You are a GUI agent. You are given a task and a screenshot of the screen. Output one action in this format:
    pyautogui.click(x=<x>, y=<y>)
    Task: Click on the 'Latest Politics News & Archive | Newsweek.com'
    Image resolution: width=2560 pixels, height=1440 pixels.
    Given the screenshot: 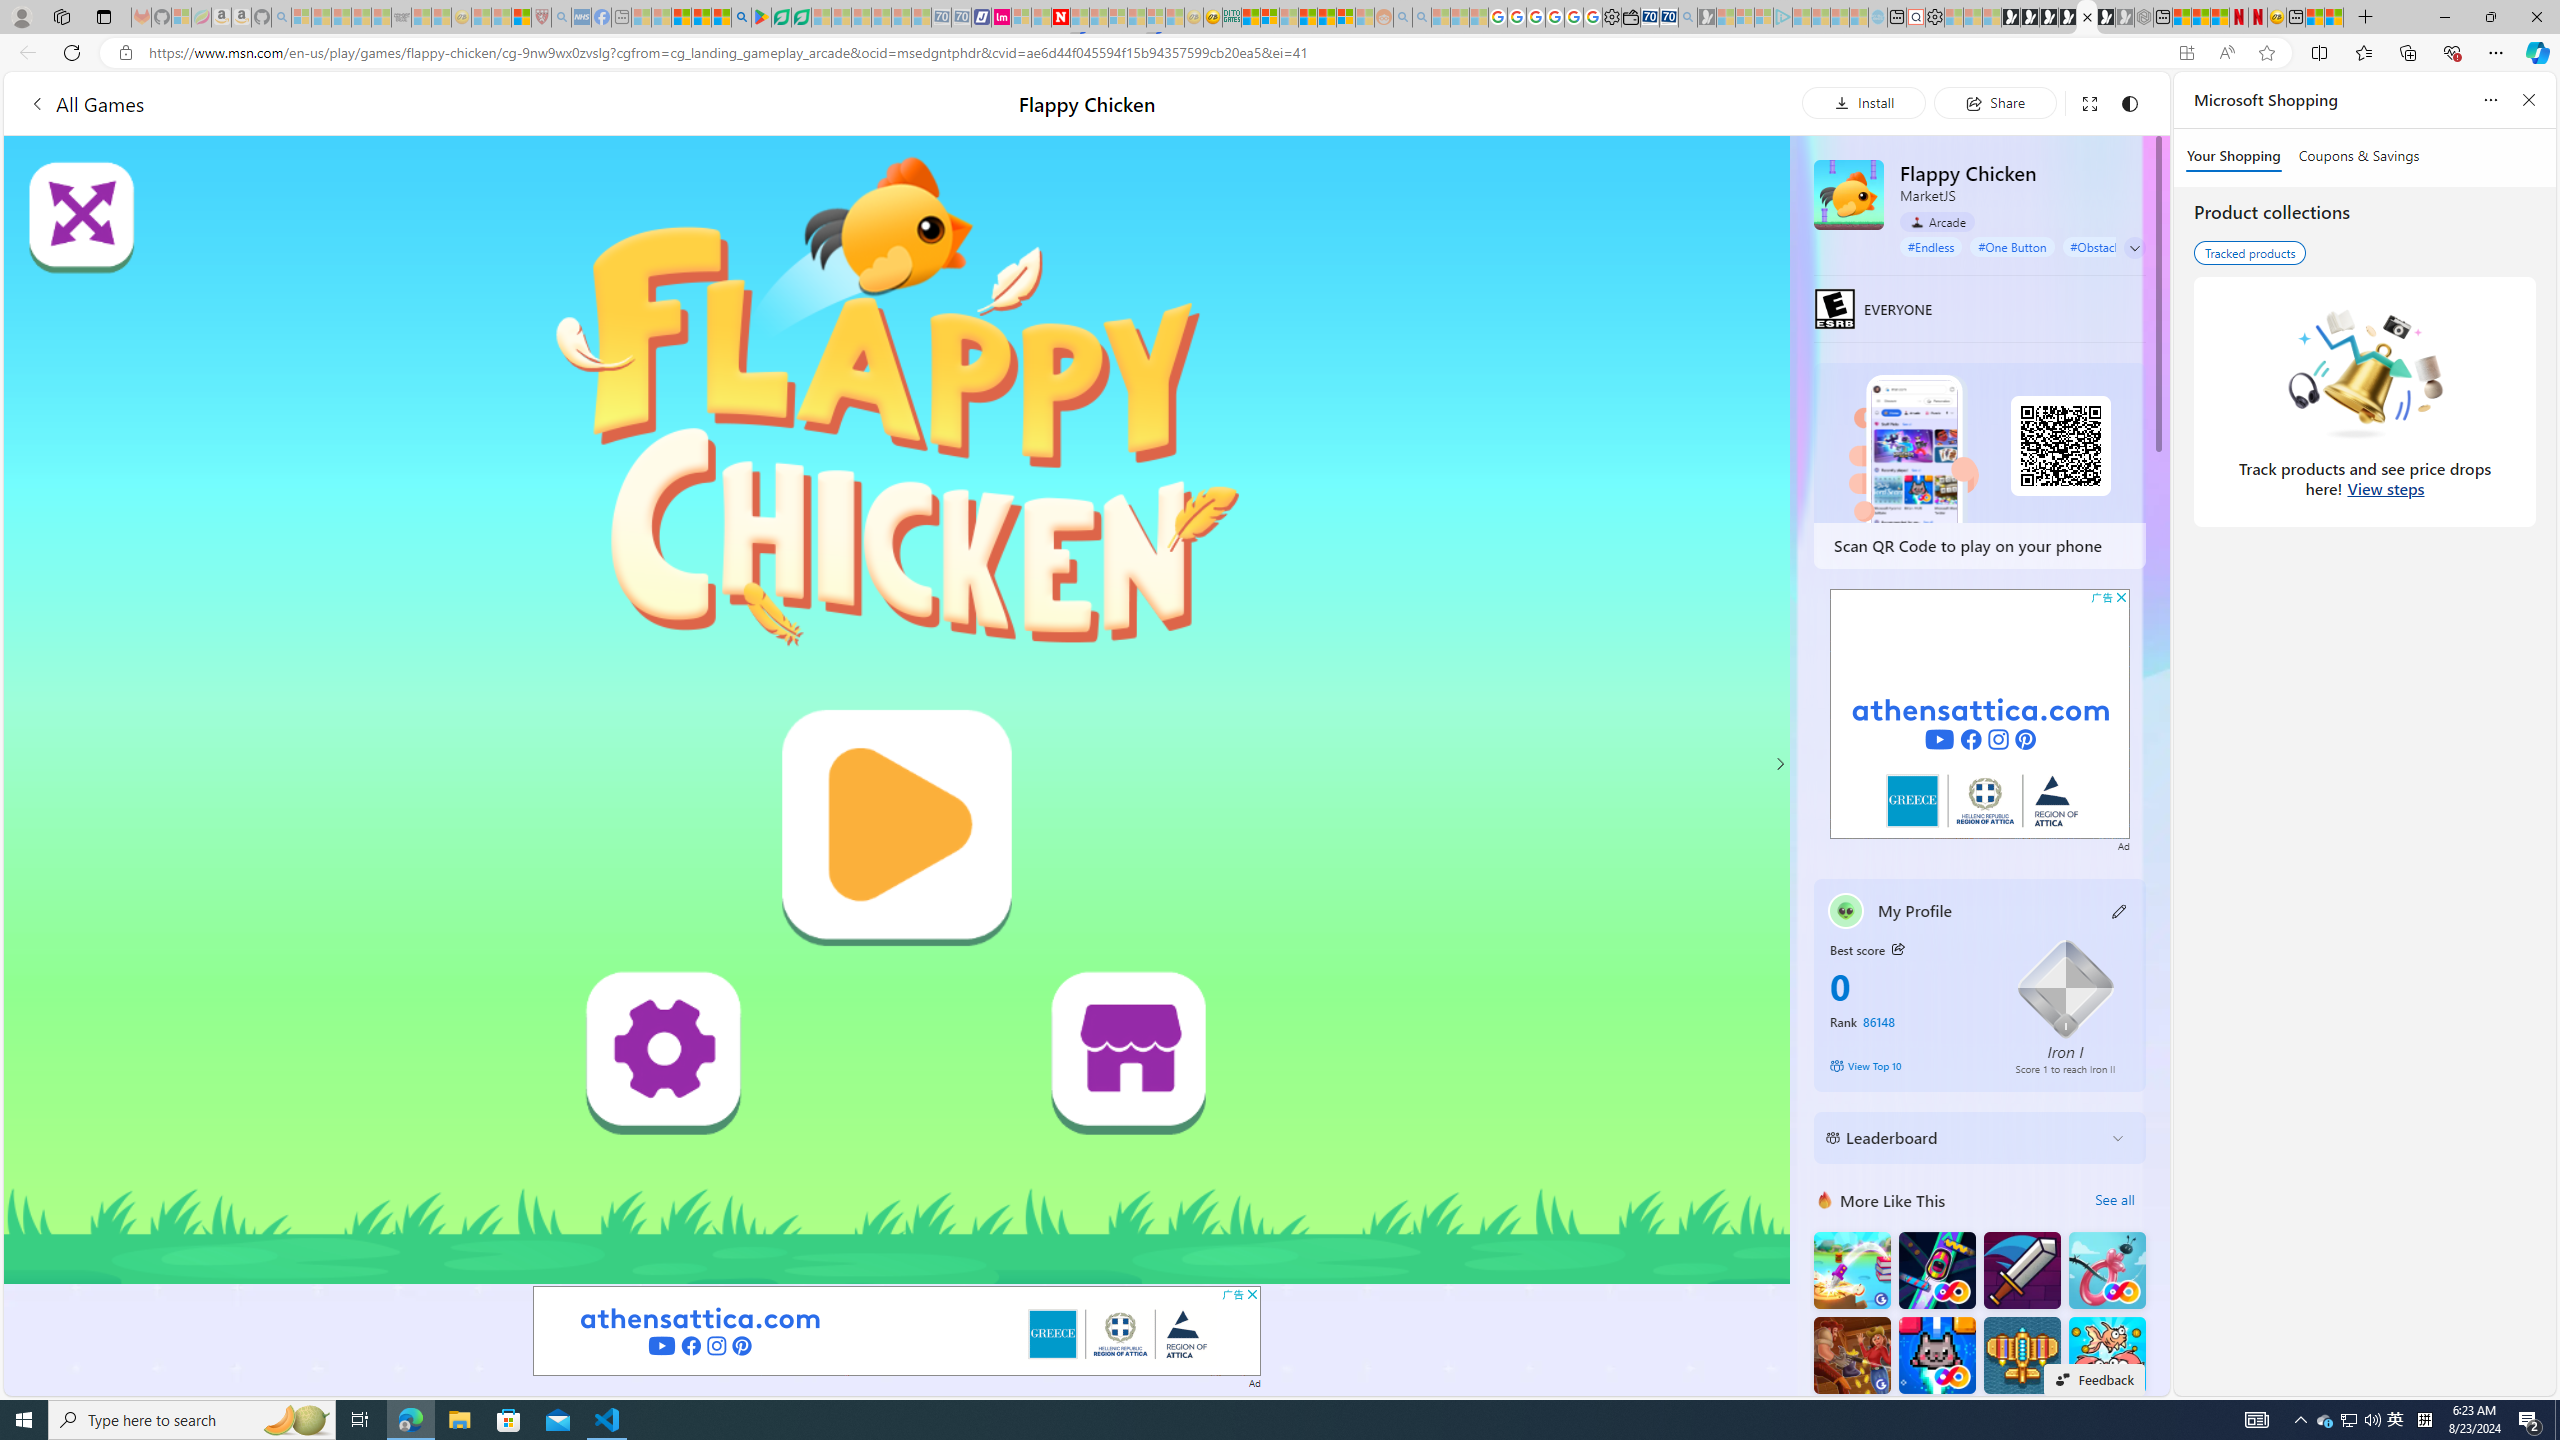 What is the action you would take?
    pyautogui.click(x=1059, y=16)
    